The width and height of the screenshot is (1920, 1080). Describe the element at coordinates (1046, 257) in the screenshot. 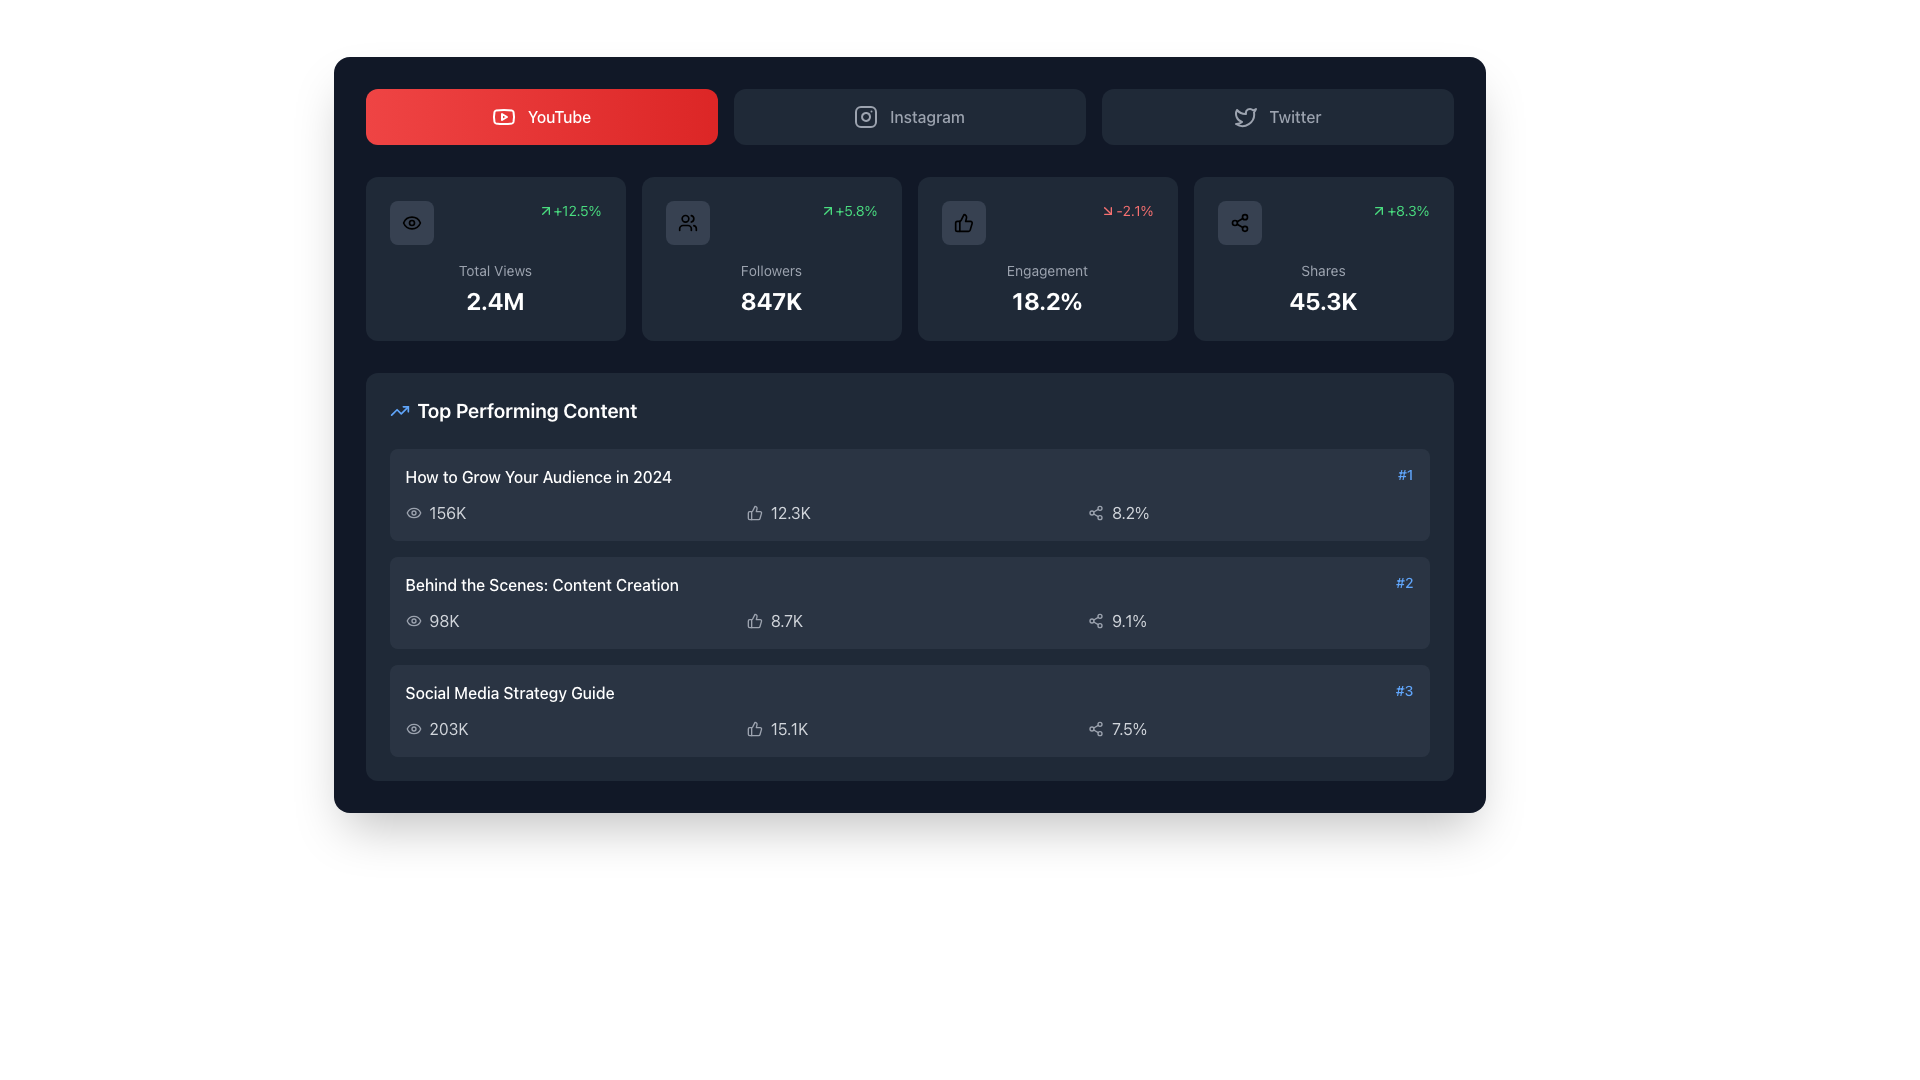

I see `the Information card displaying engagement statistics, which features a dark gray background, a thumb-up icon, and the text '-2.1%' in red, along with 'Engagement' and '18.2%'` at that location.